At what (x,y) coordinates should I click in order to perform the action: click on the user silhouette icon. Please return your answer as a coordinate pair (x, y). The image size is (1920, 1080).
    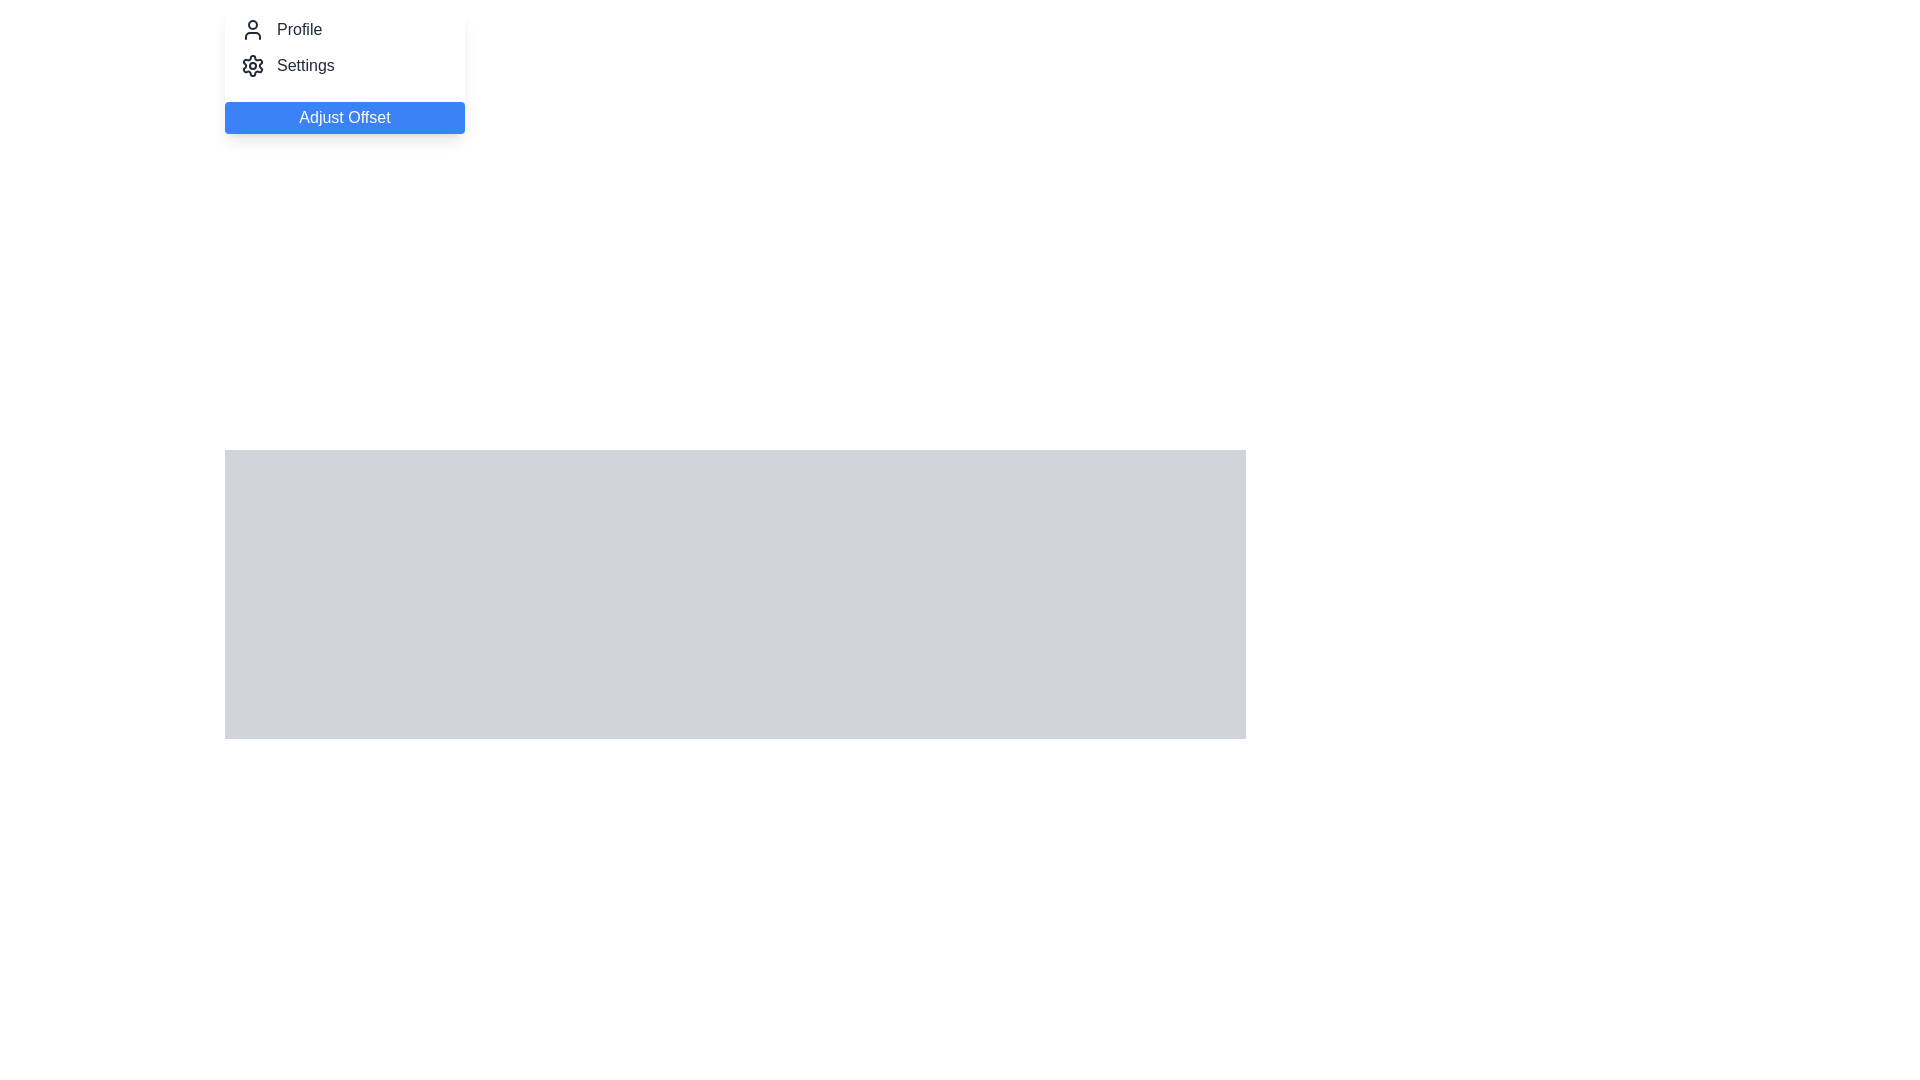
    Looking at the image, I should click on (252, 30).